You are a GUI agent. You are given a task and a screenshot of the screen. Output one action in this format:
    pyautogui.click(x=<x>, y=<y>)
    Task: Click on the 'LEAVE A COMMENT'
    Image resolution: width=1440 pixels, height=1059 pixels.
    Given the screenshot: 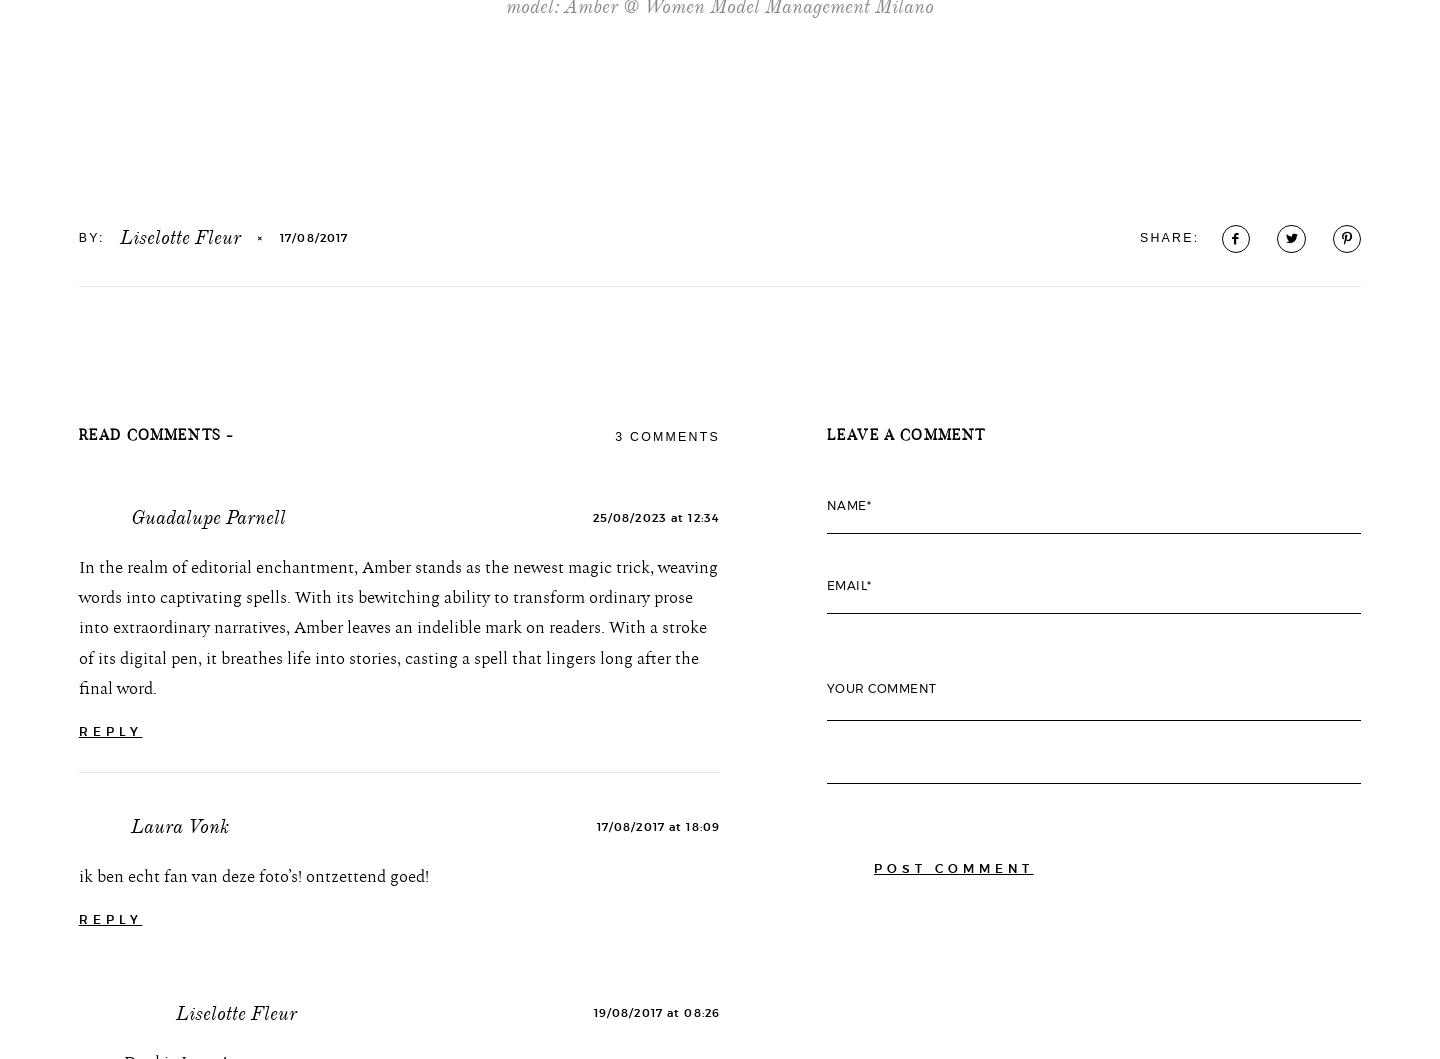 What is the action you would take?
    pyautogui.click(x=905, y=570)
    